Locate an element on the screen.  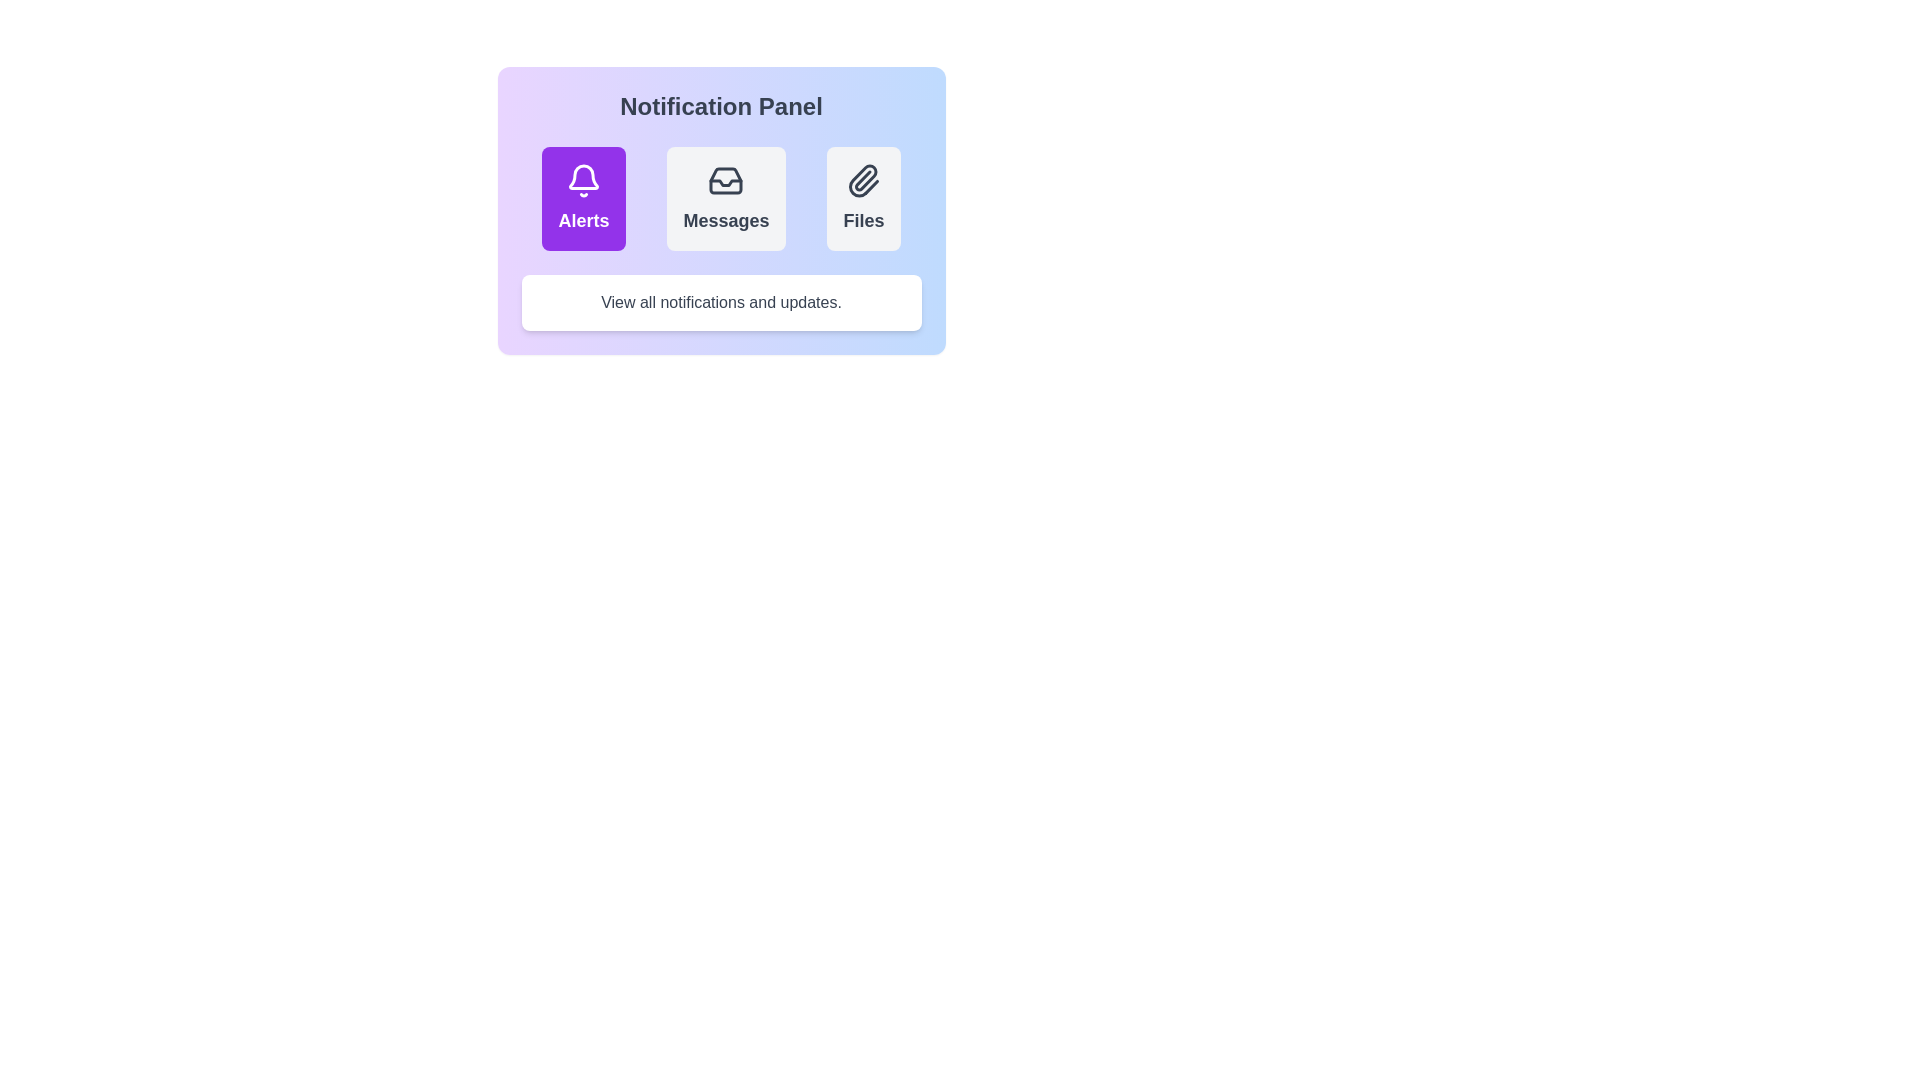
the notification category Messages by clicking on its button is located at coordinates (725, 199).